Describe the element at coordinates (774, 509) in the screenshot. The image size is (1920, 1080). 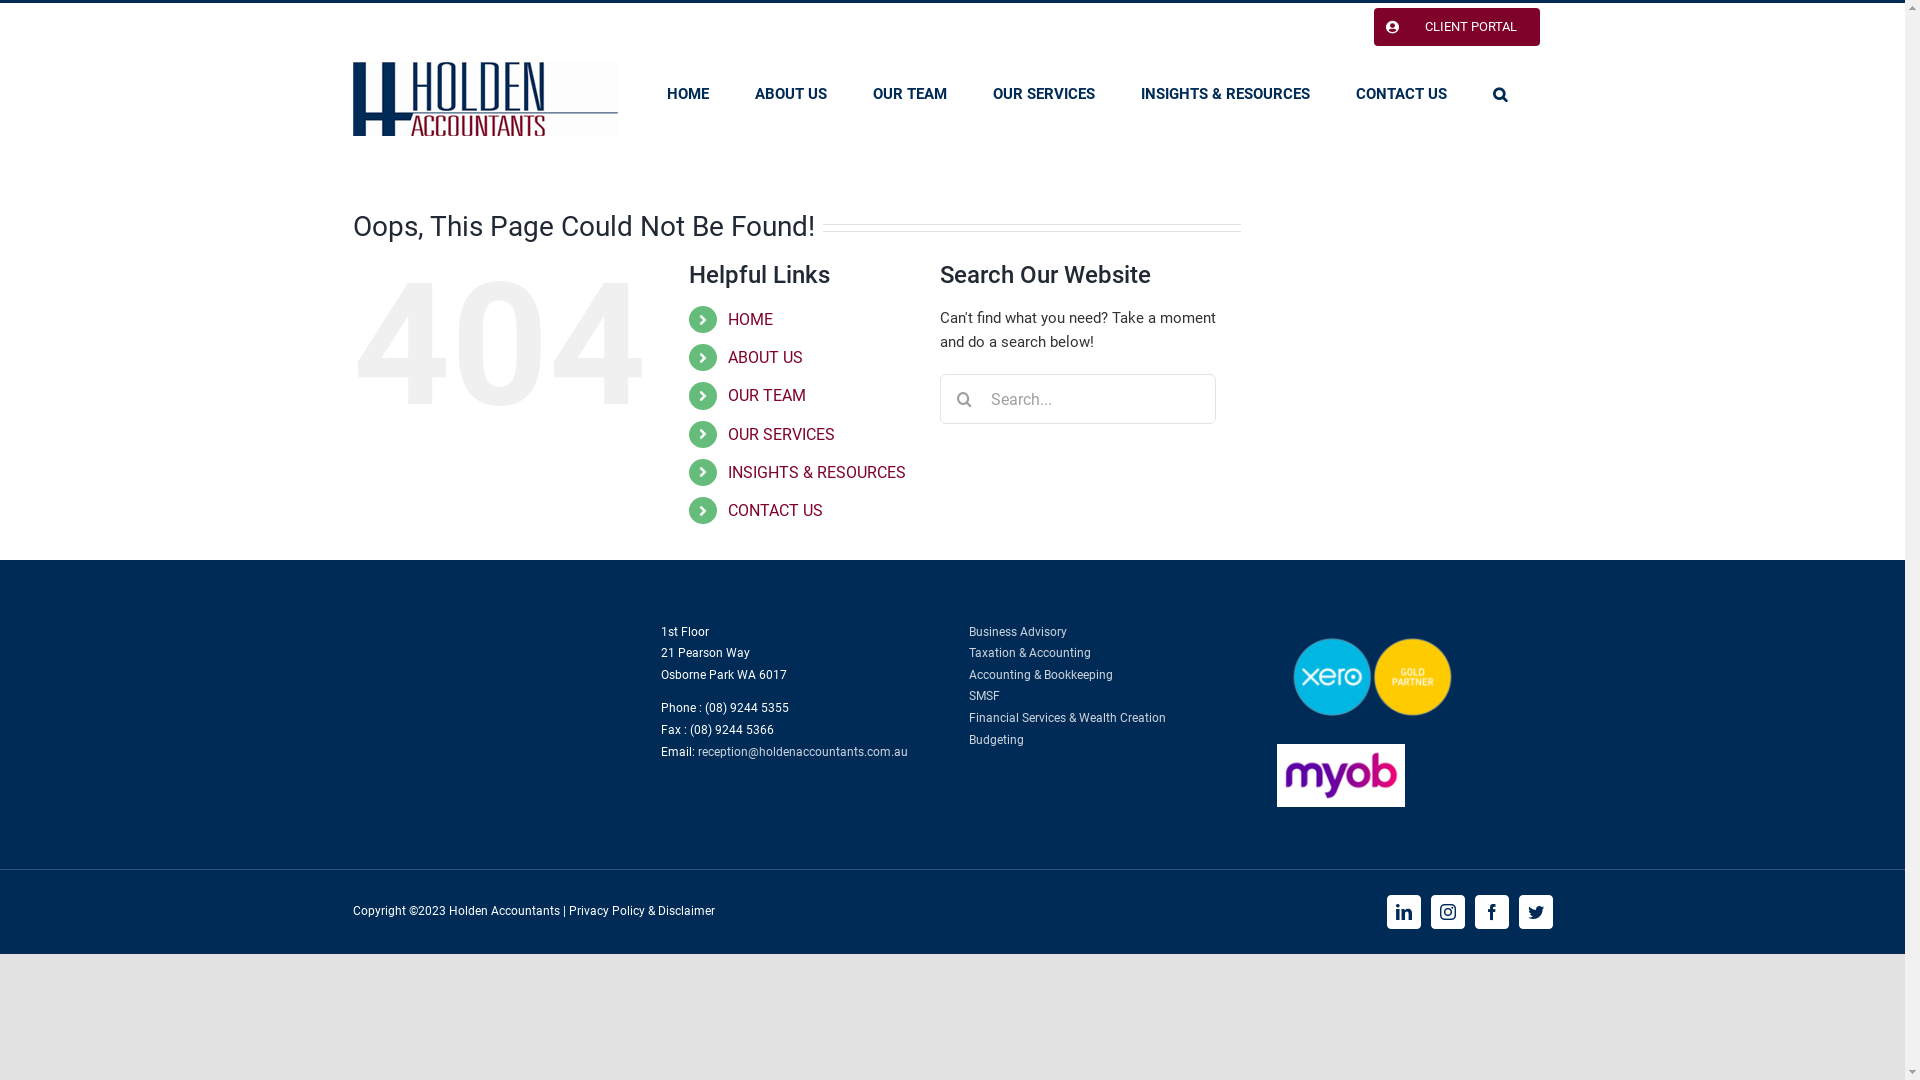
I see `'CONTACT US'` at that location.